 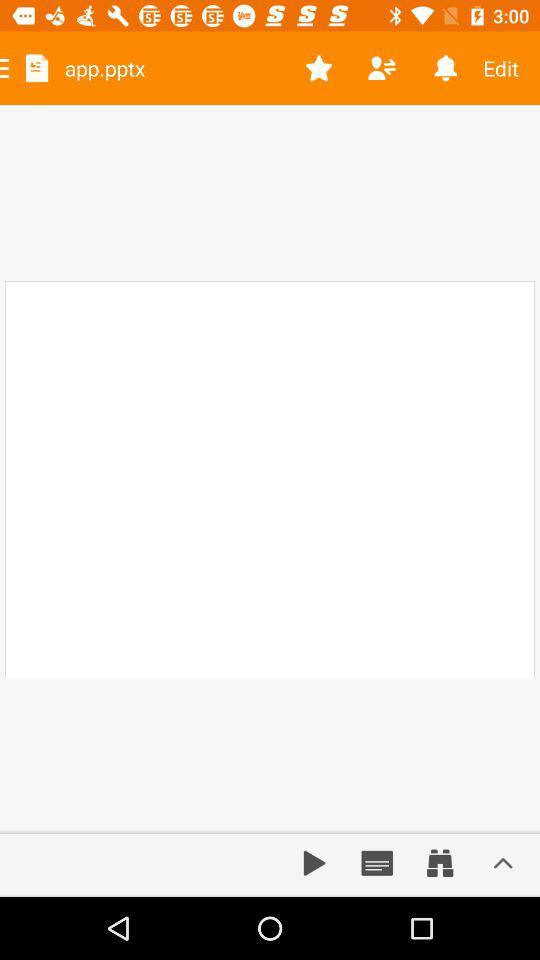 I want to click on switch profile, so click(x=382, y=68).